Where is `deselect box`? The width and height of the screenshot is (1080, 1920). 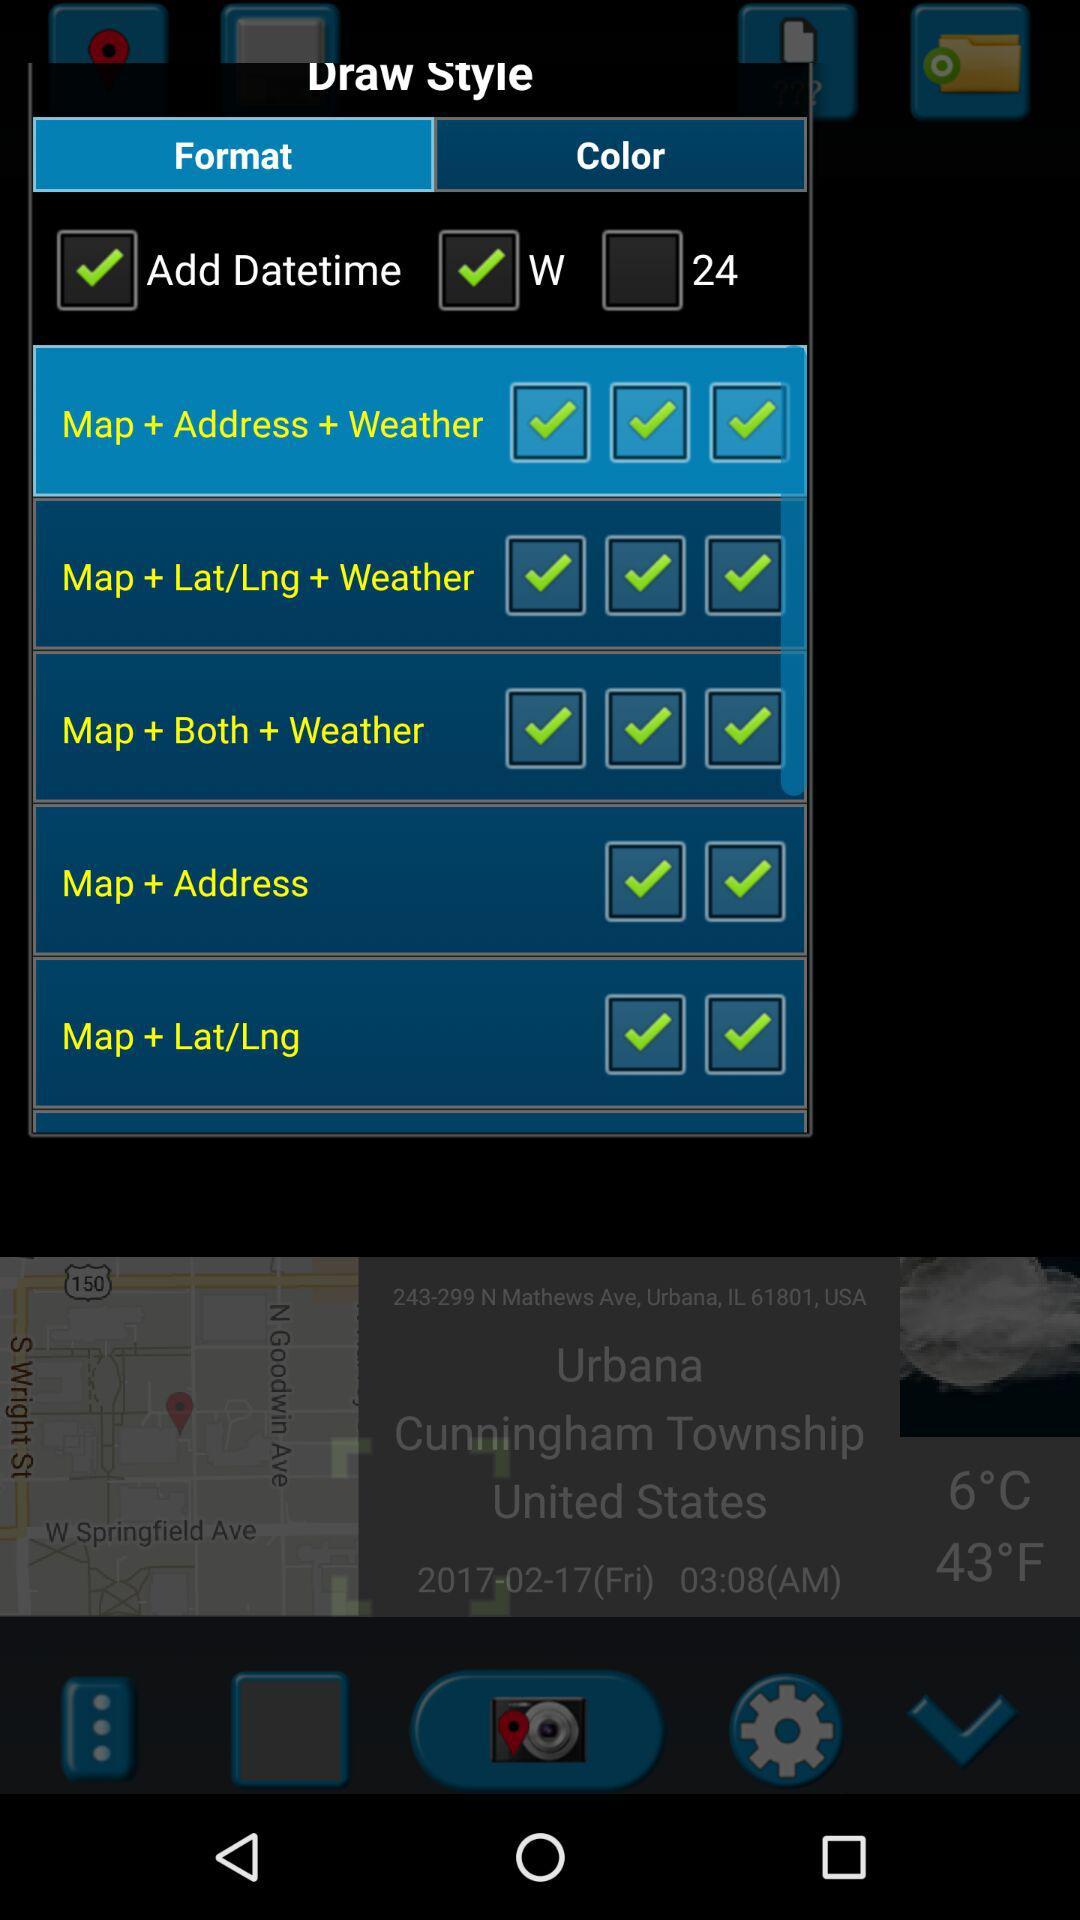
deselect box is located at coordinates (744, 572).